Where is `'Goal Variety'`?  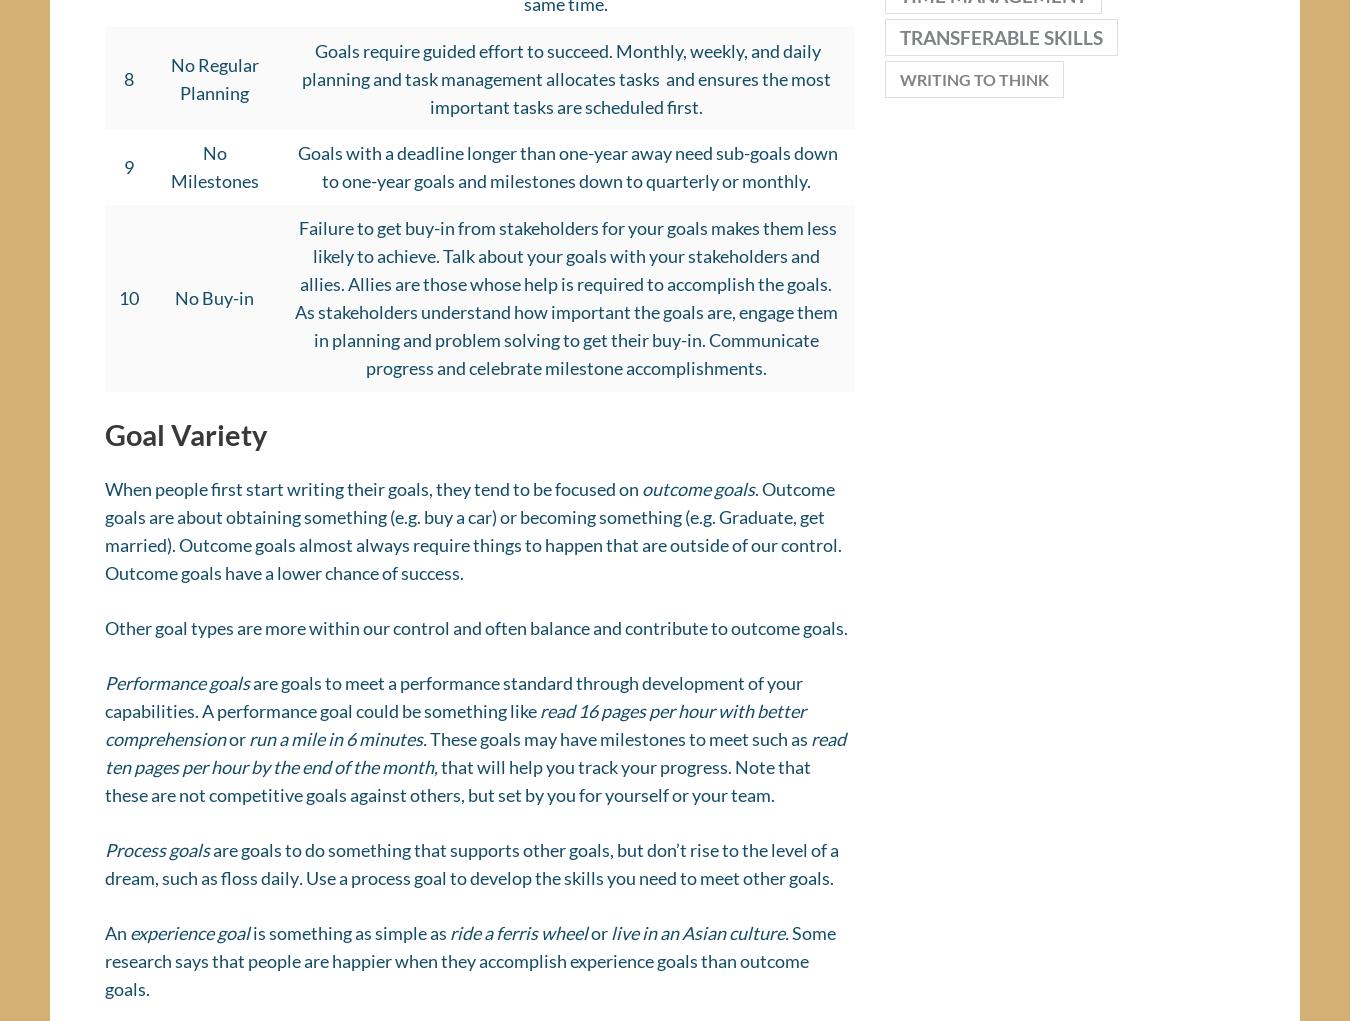 'Goal Variety' is located at coordinates (186, 440).